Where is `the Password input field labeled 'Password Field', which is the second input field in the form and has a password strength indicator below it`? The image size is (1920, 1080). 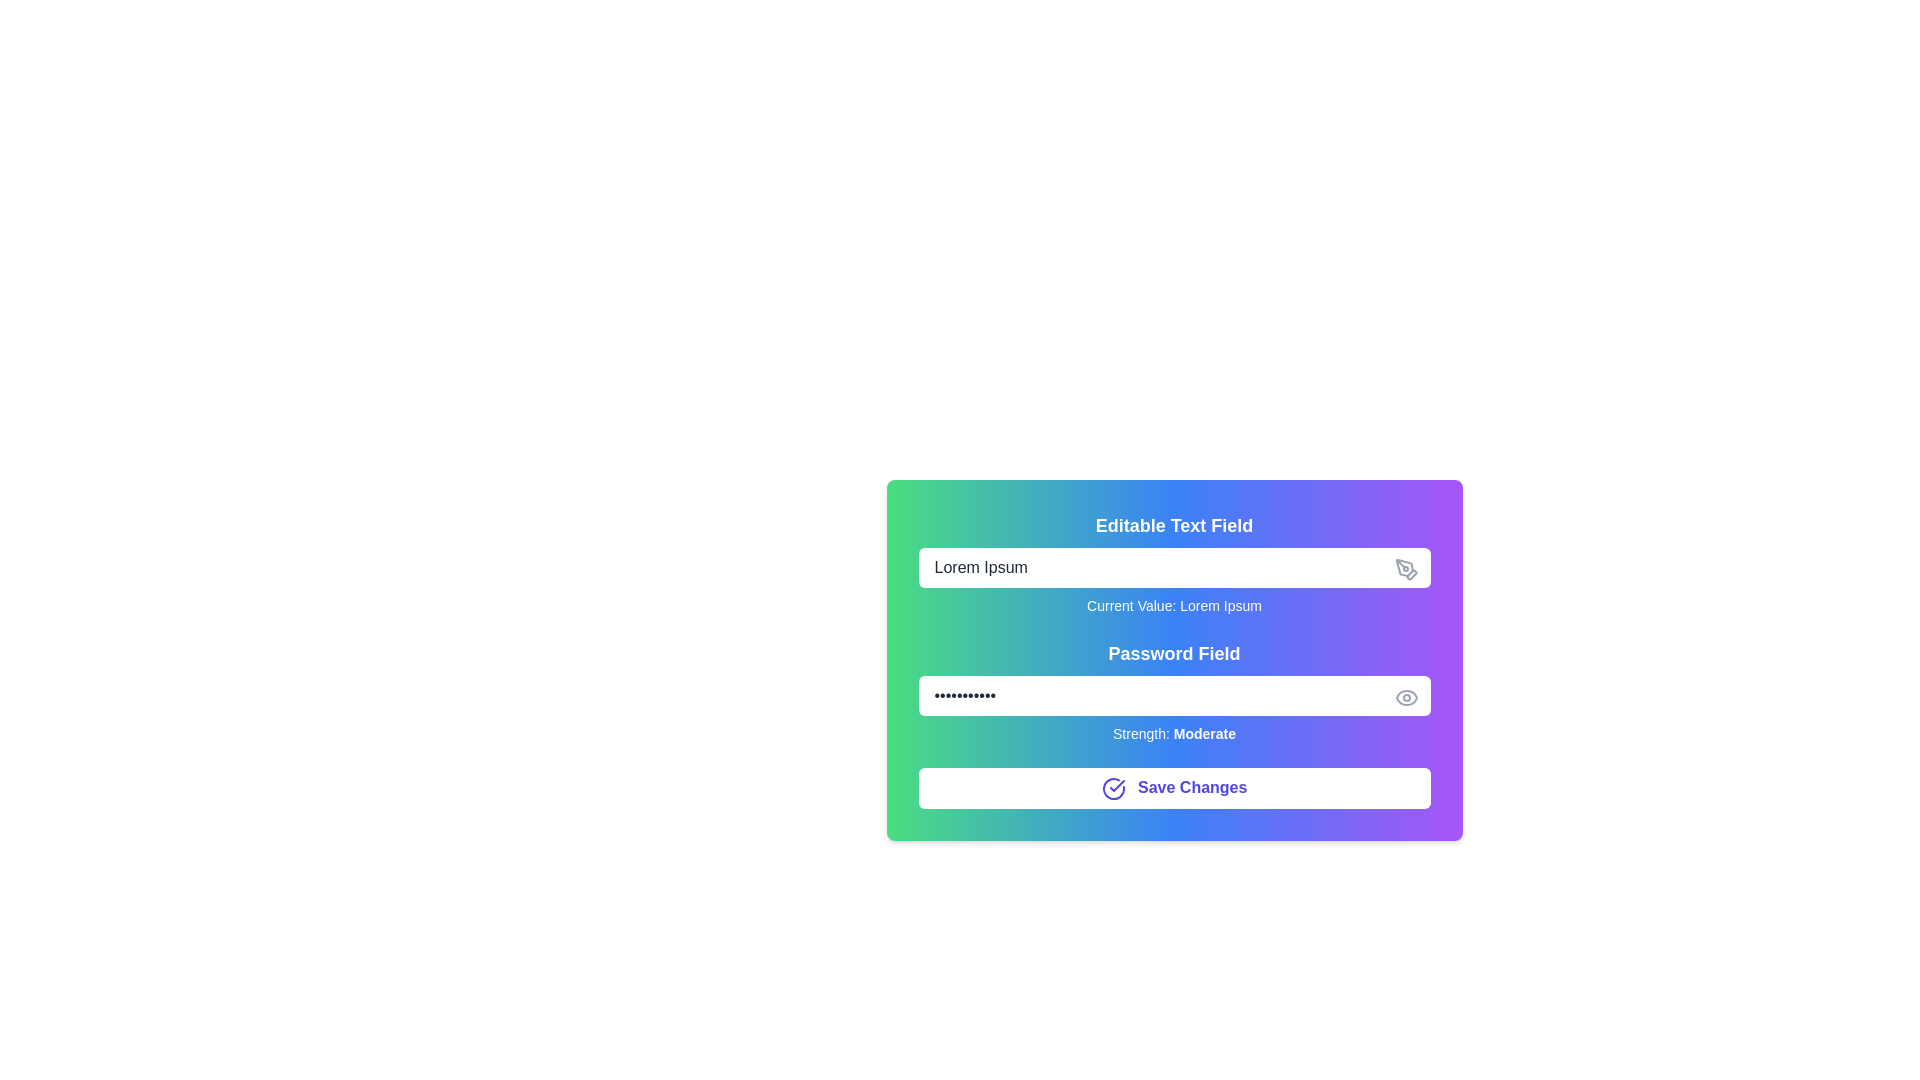
the Password input field labeled 'Password Field', which is the second input field in the form and has a password strength indicator below it is located at coordinates (1174, 690).